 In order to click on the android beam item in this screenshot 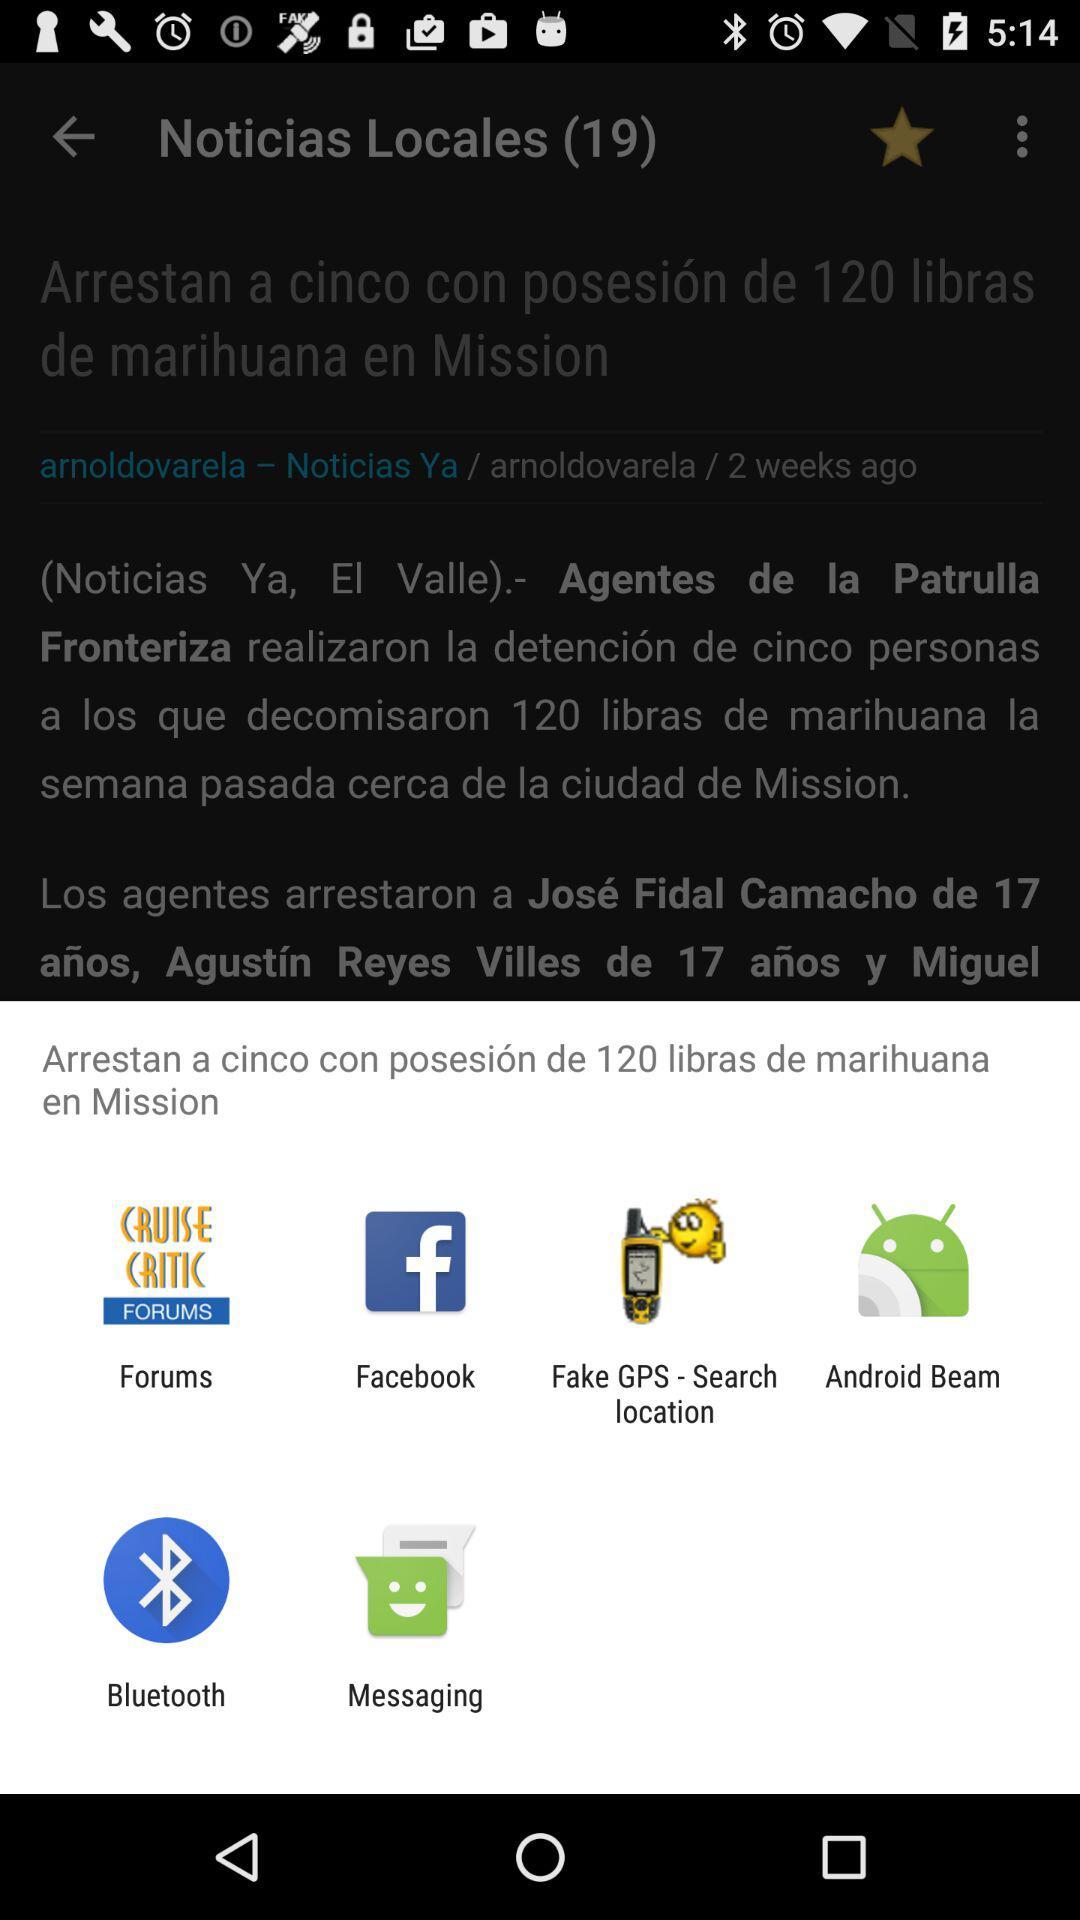, I will do `click(913, 1392)`.